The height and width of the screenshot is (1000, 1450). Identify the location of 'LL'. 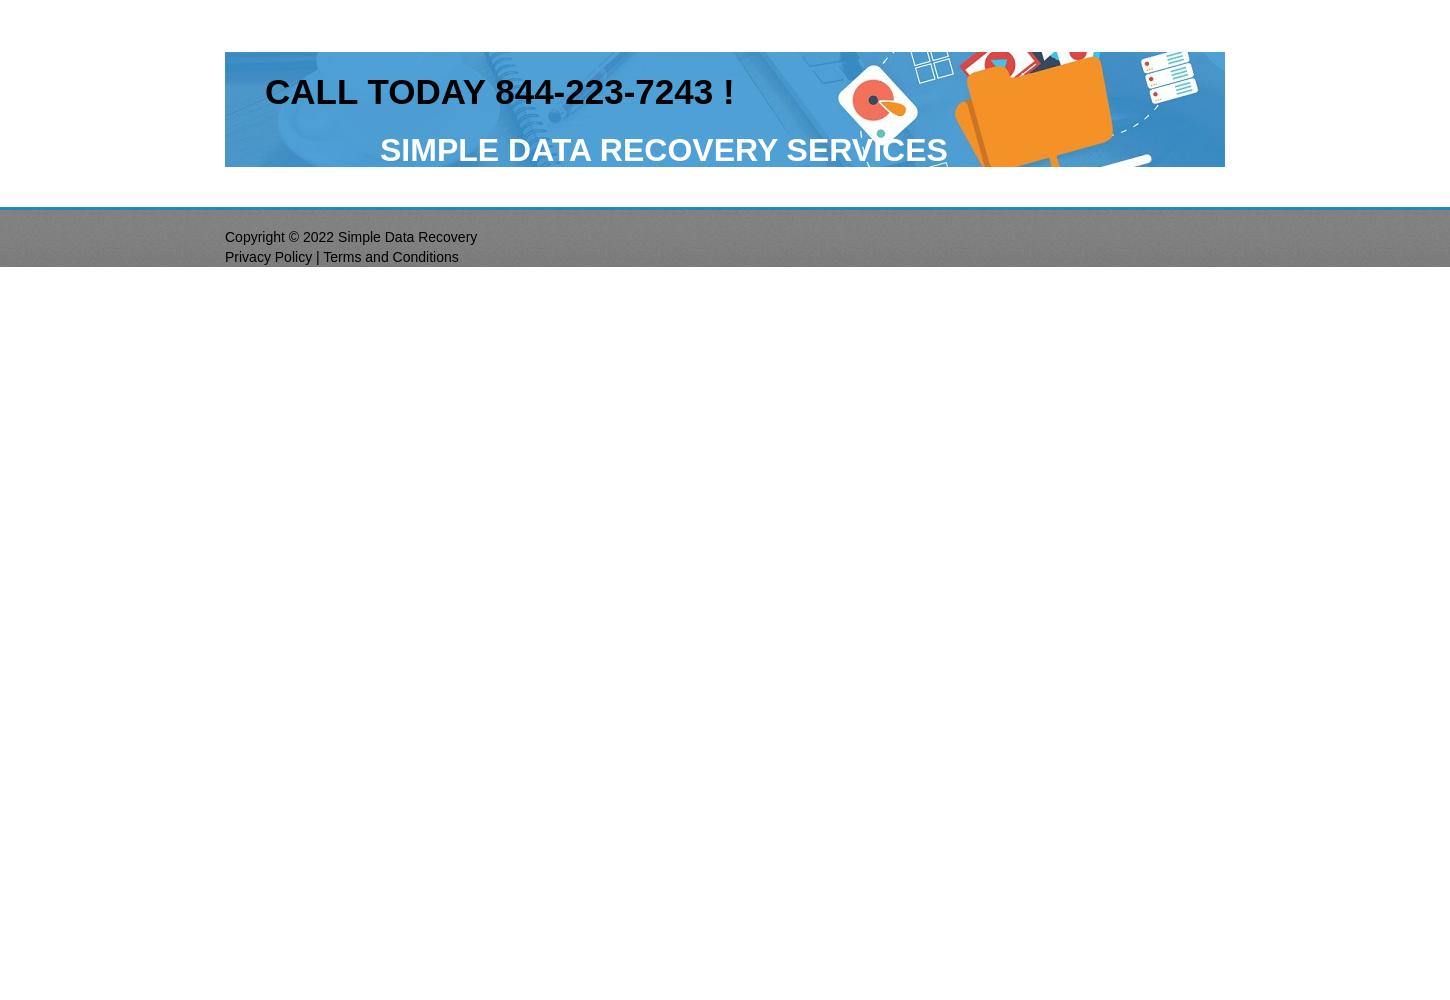
(335, 90).